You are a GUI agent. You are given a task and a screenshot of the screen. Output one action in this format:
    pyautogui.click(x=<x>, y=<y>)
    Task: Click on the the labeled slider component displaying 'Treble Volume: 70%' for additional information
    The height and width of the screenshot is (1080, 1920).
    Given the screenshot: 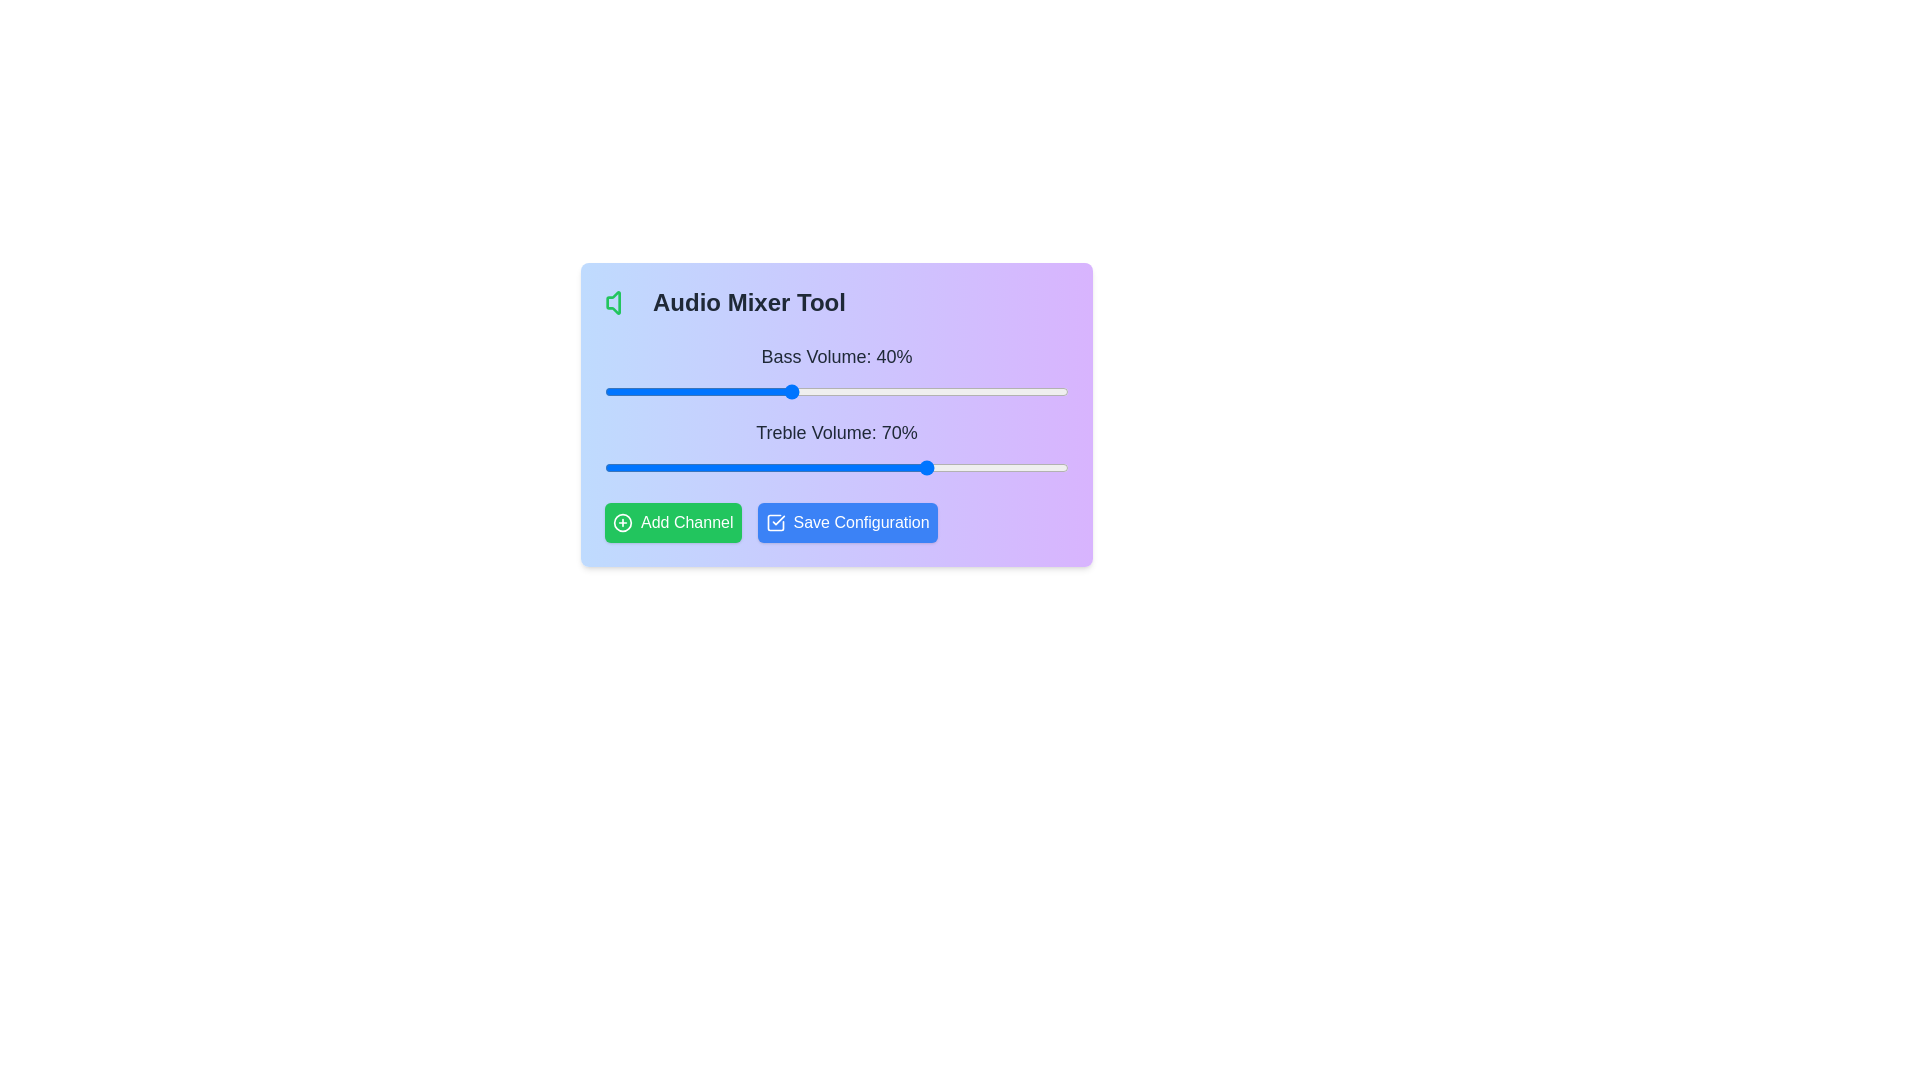 What is the action you would take?
    pyautogui.click(x=836, y=447)
    